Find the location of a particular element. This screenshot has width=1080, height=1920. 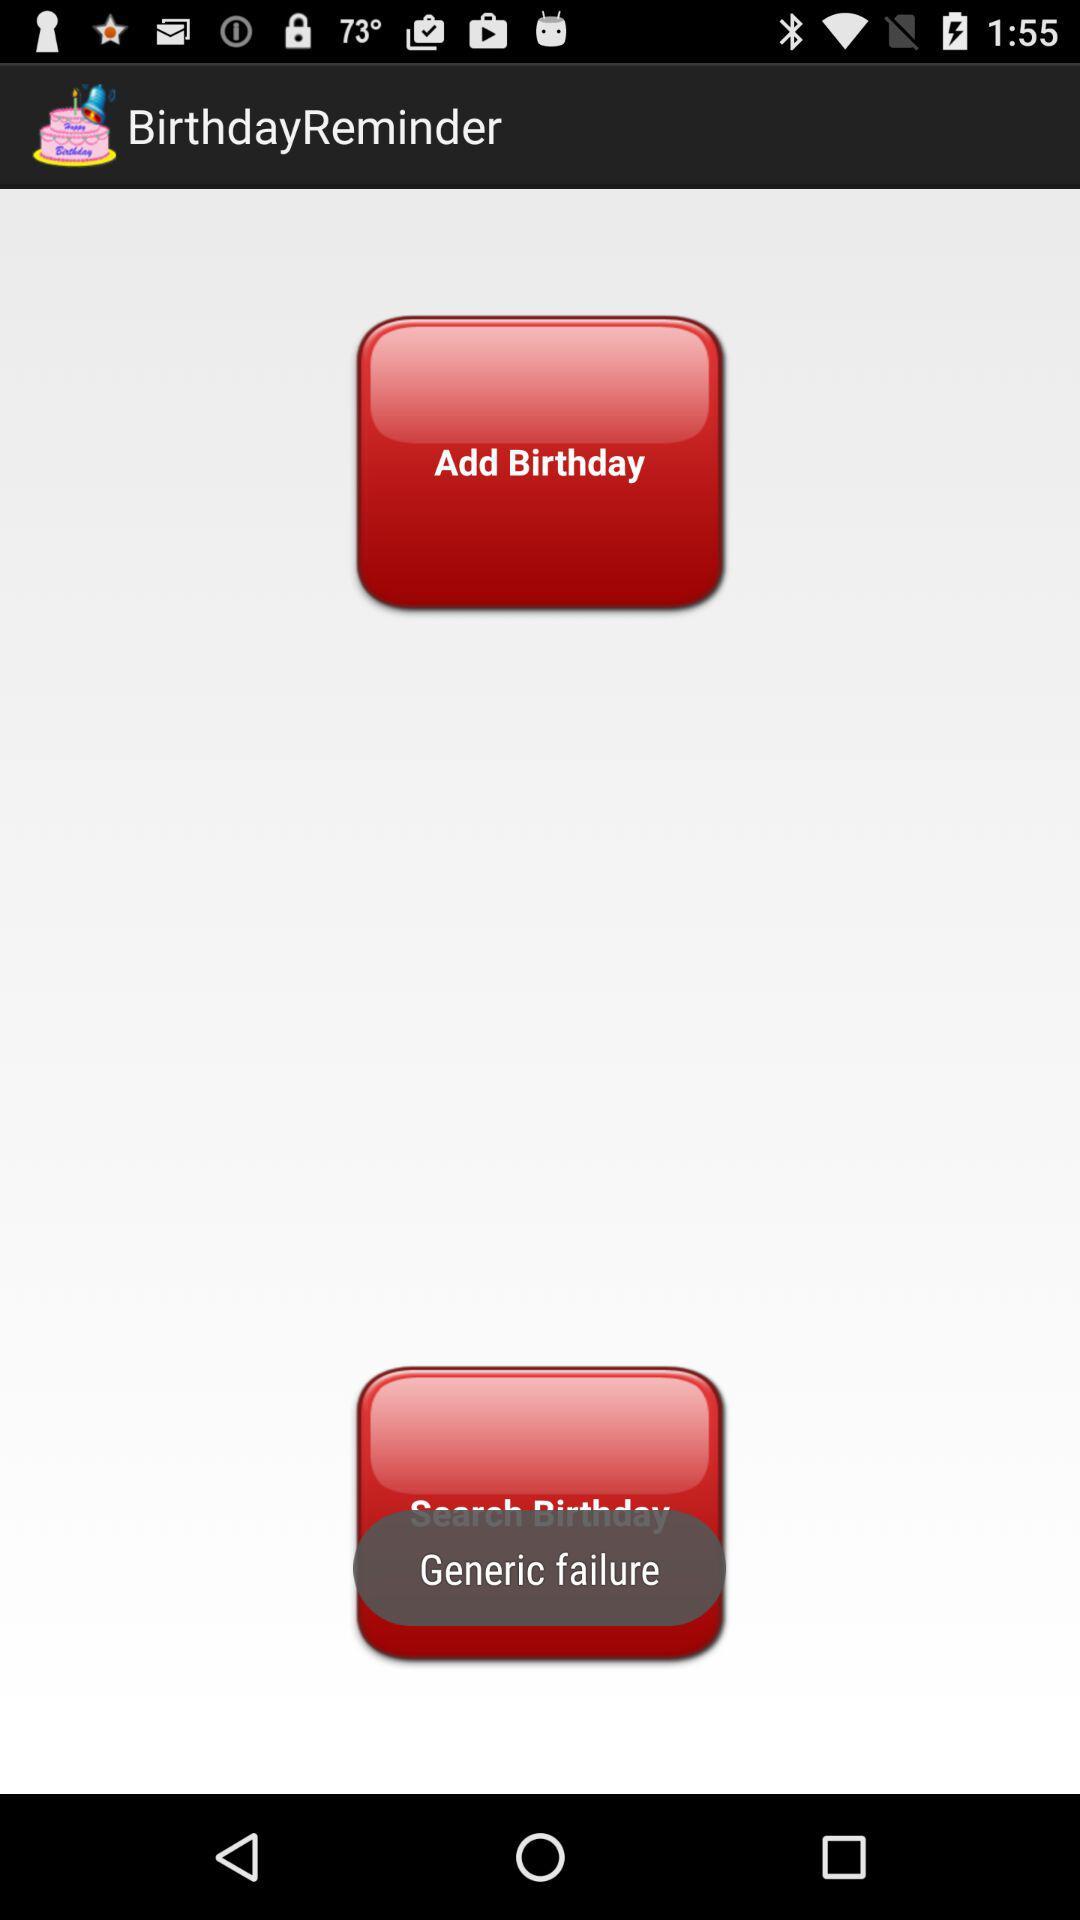

icon at the top is located at coordinates (538, 460).